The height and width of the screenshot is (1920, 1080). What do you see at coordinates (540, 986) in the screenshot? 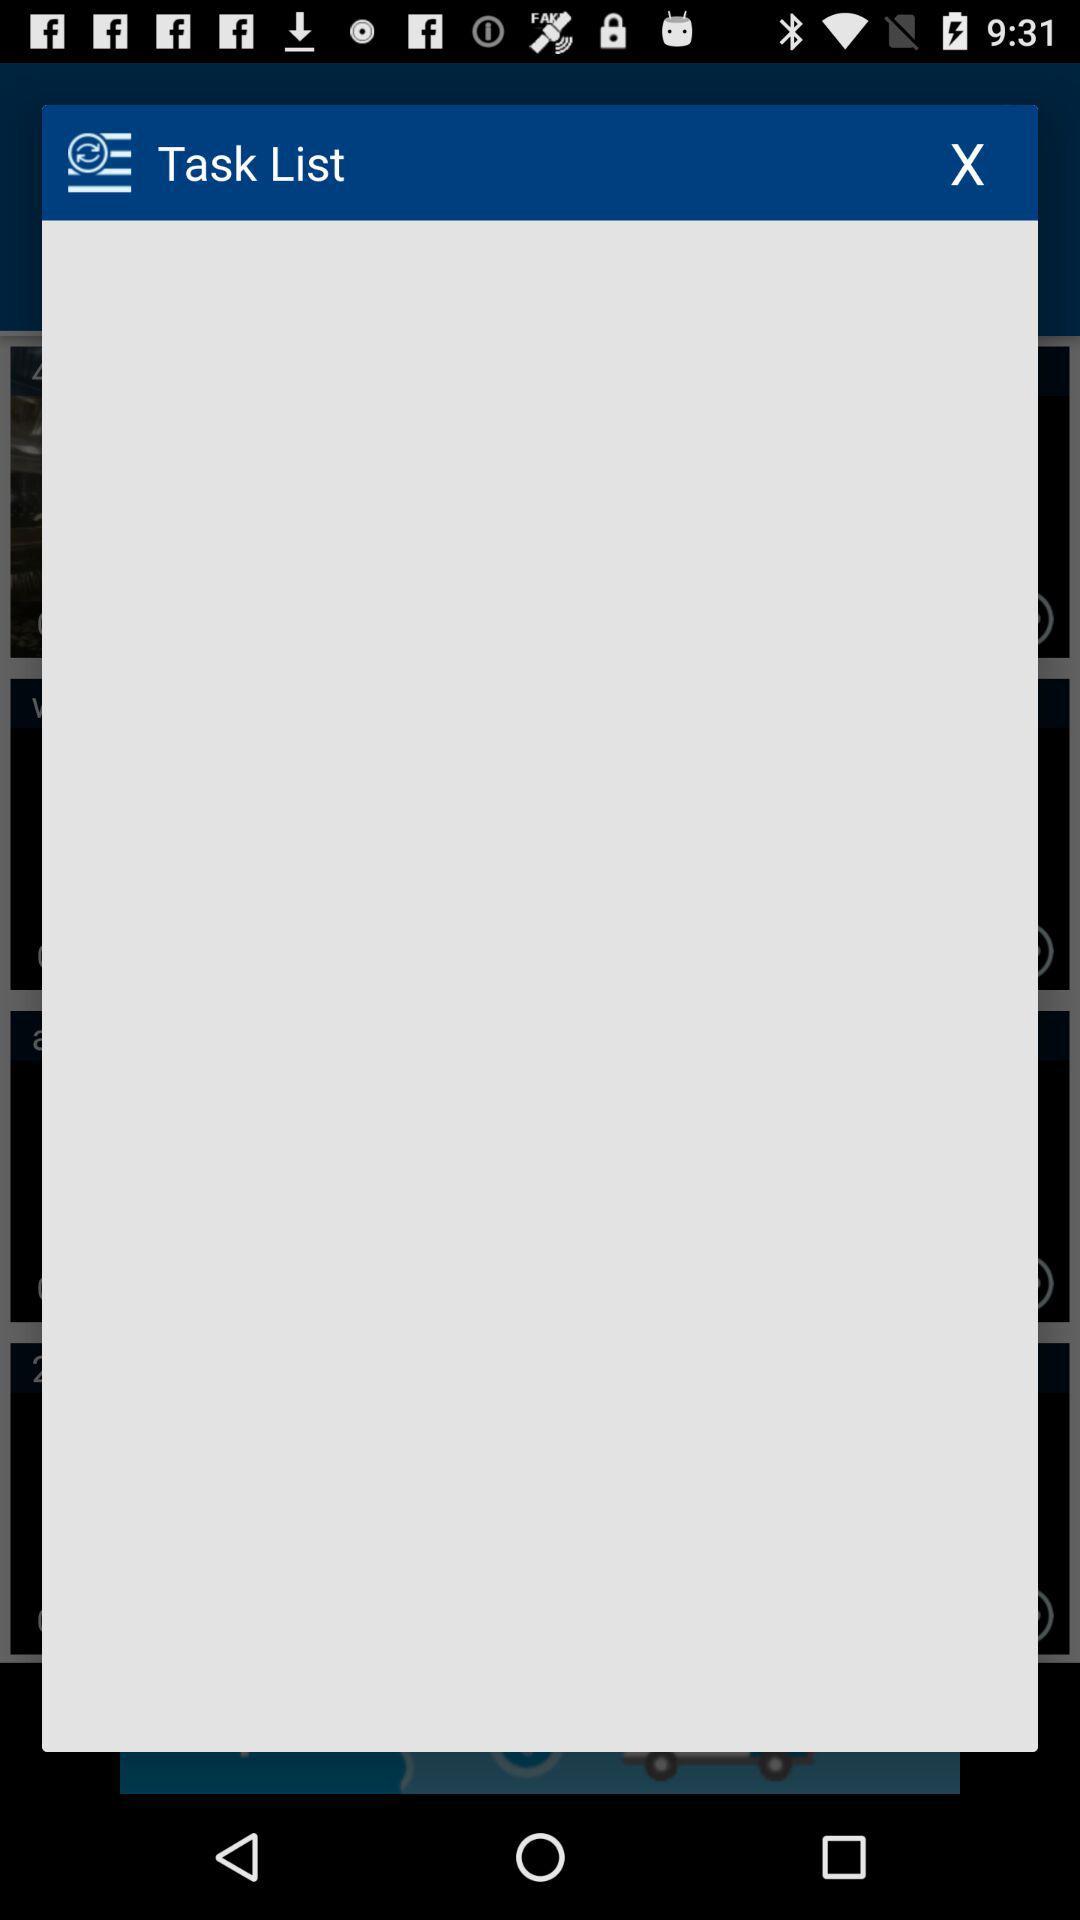
I see `the icon at the center` at bounding box center [540, 986].